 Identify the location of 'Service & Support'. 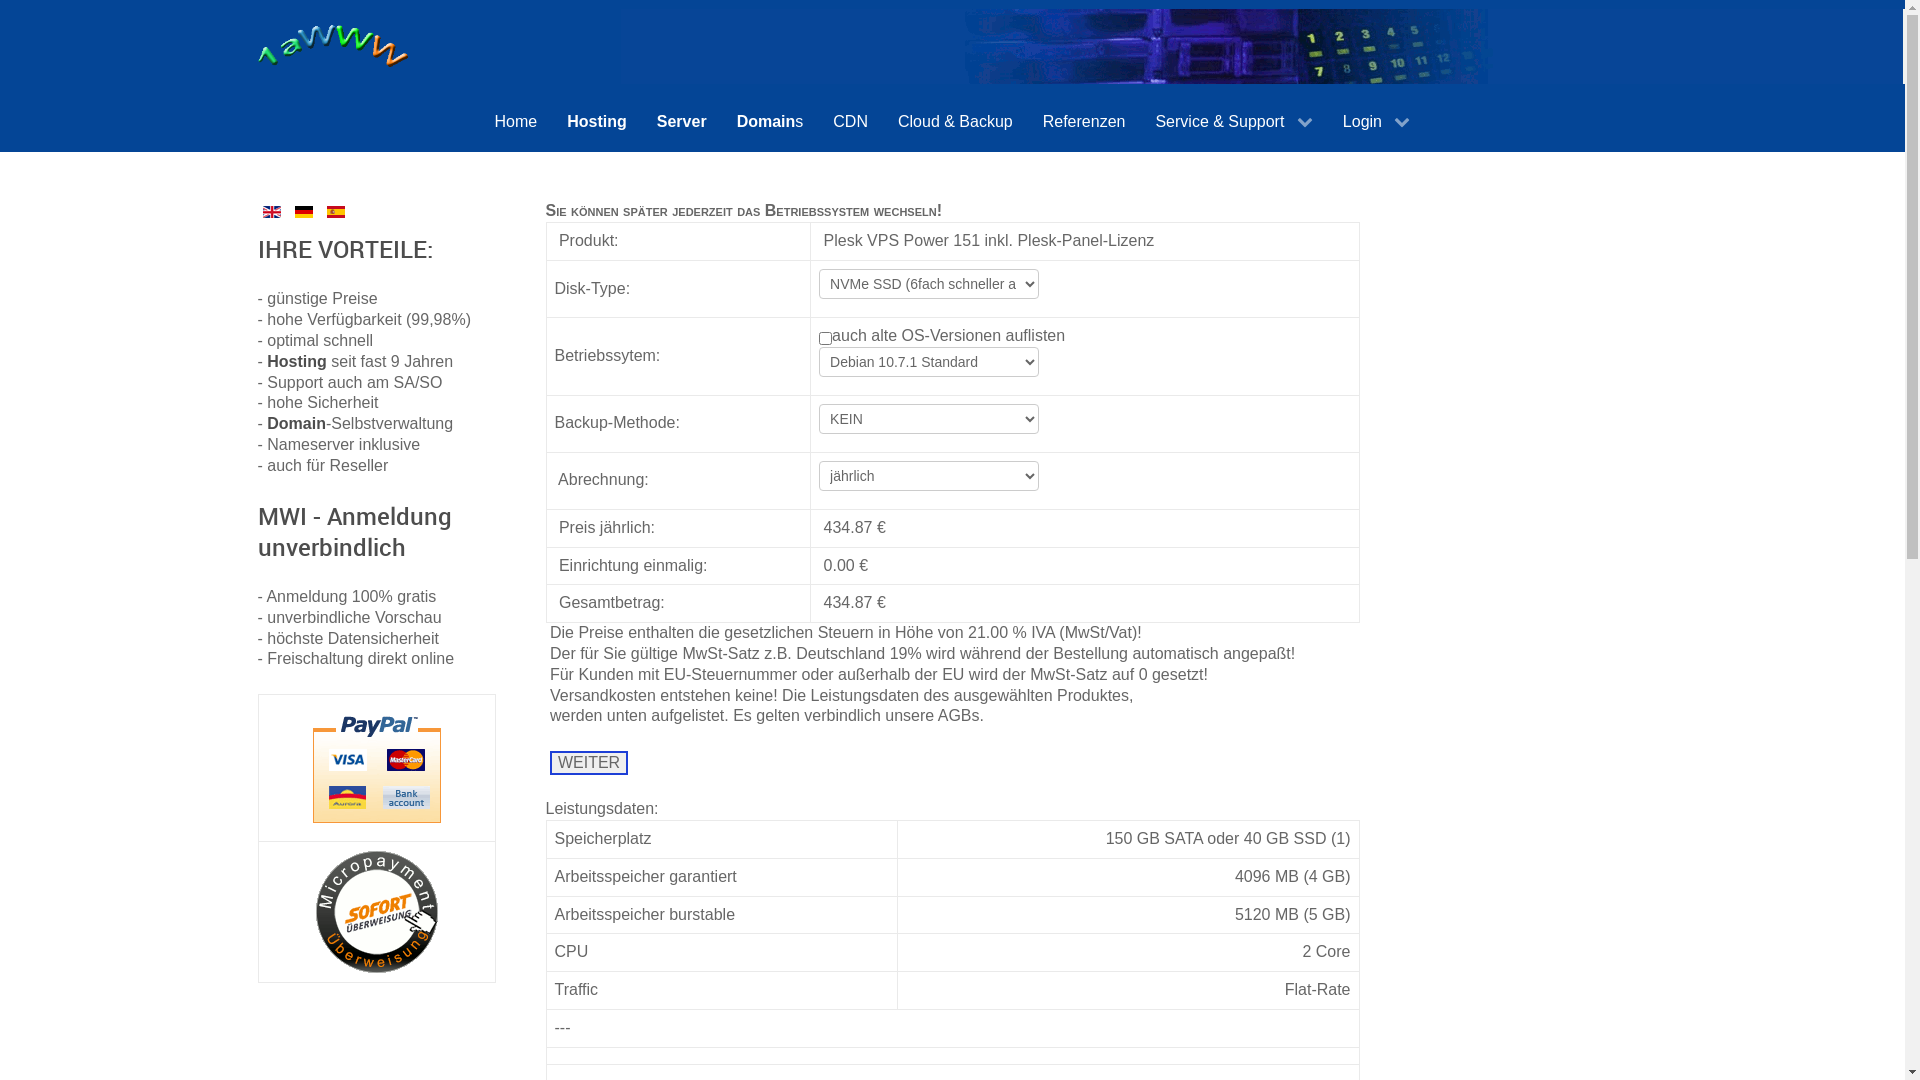
(1140, 122).